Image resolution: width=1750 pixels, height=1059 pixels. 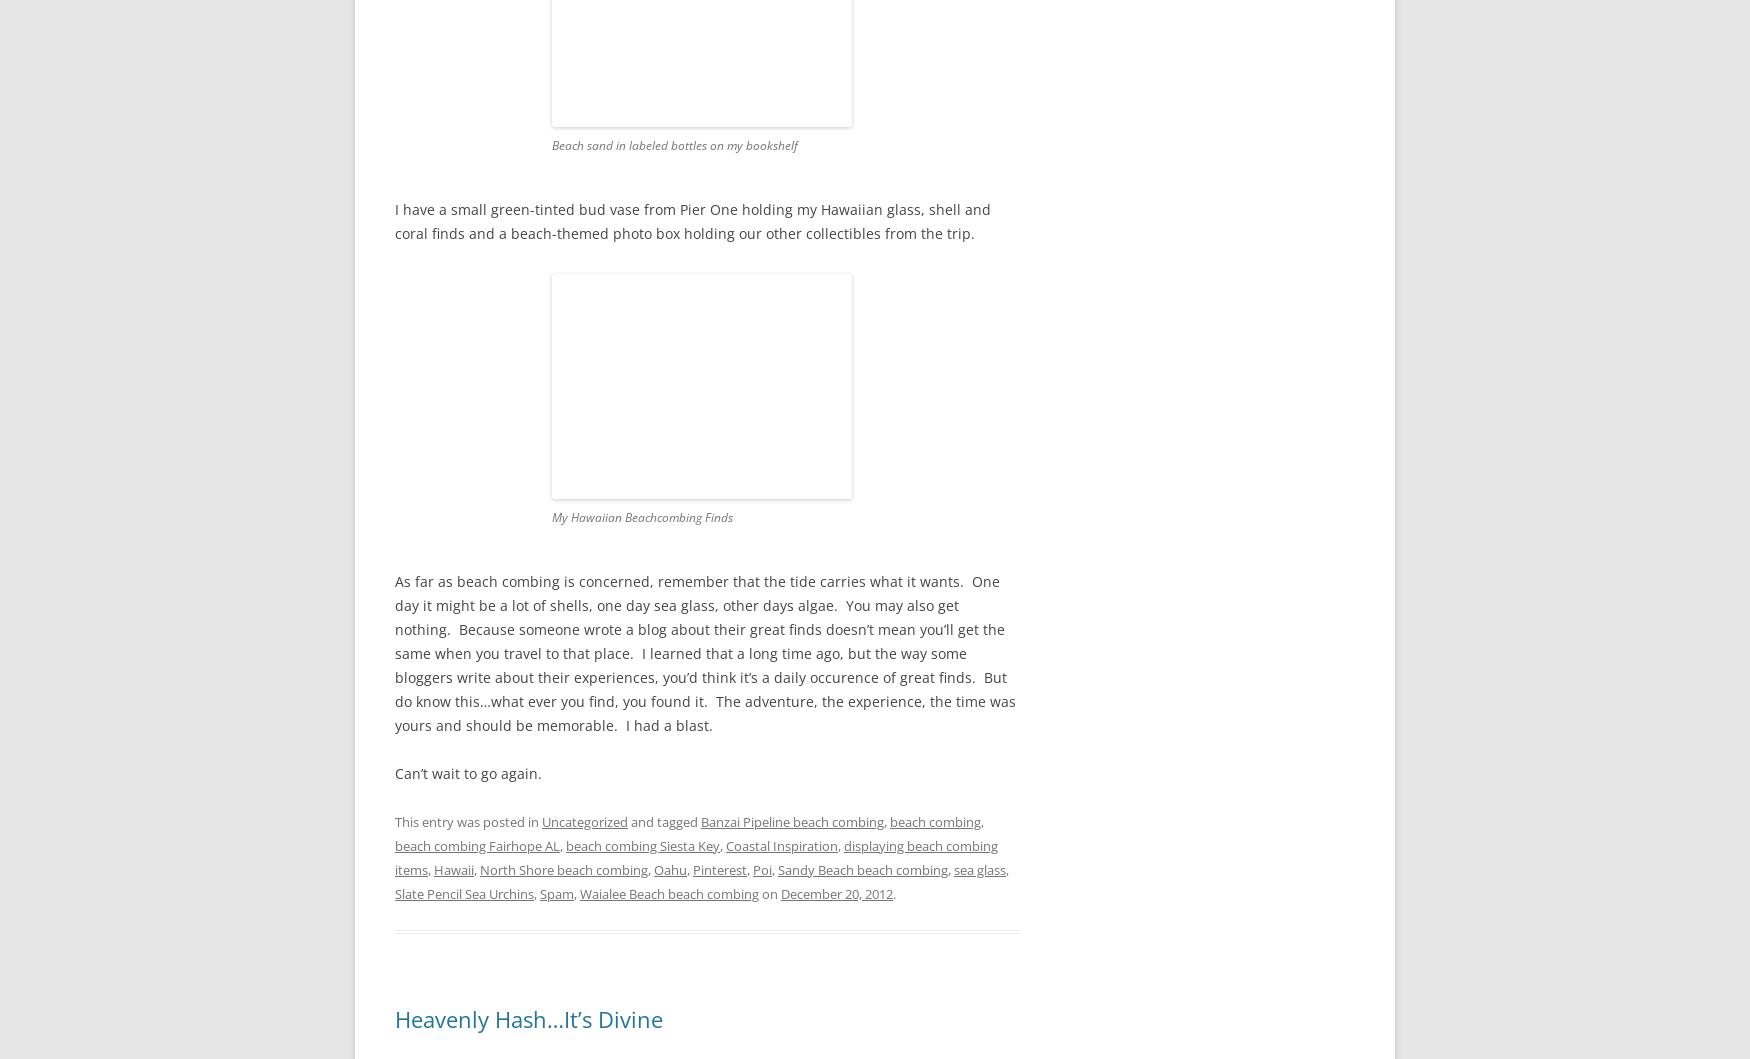 What do you see at coordinates (477, 845) in the screenshot?
I see `'beach combing Fairhope AL'` at bounding box center [477, 845].